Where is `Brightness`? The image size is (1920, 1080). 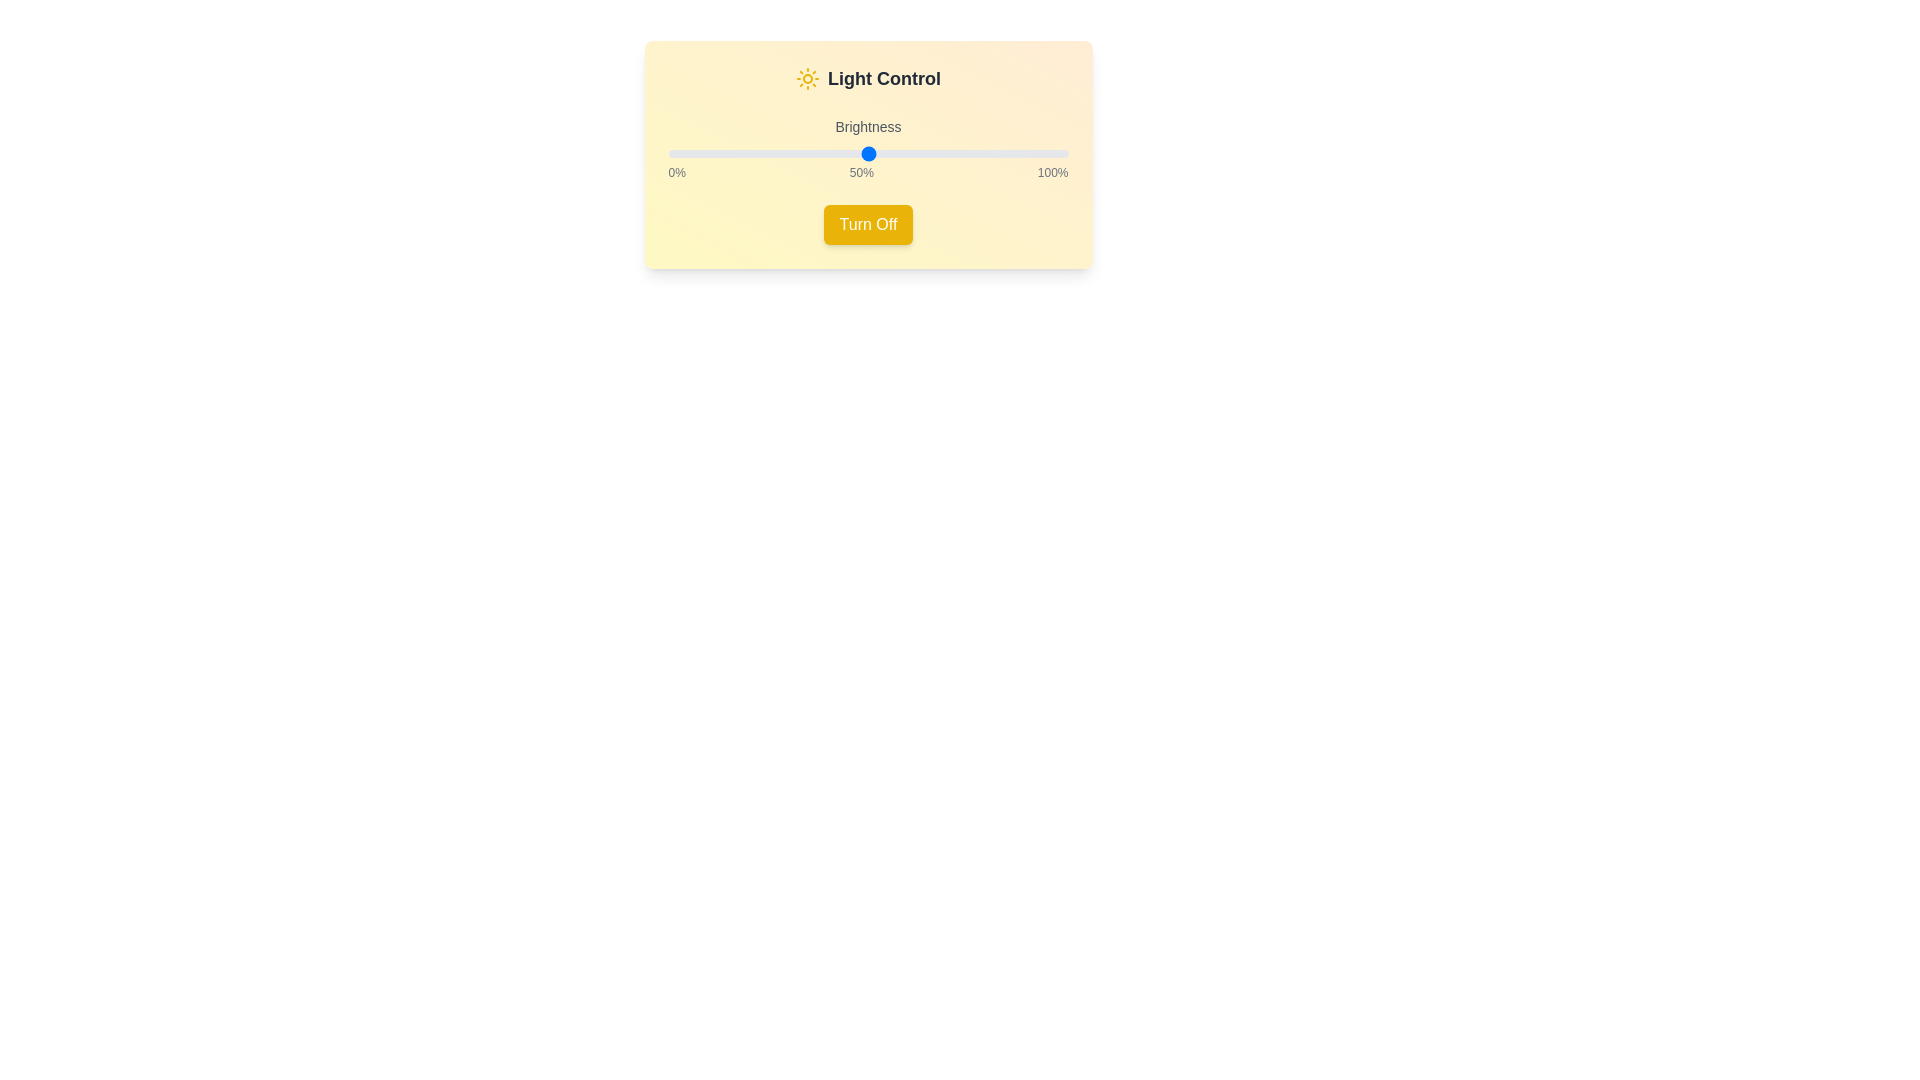 Brightness is located at coordinates (820, 153).